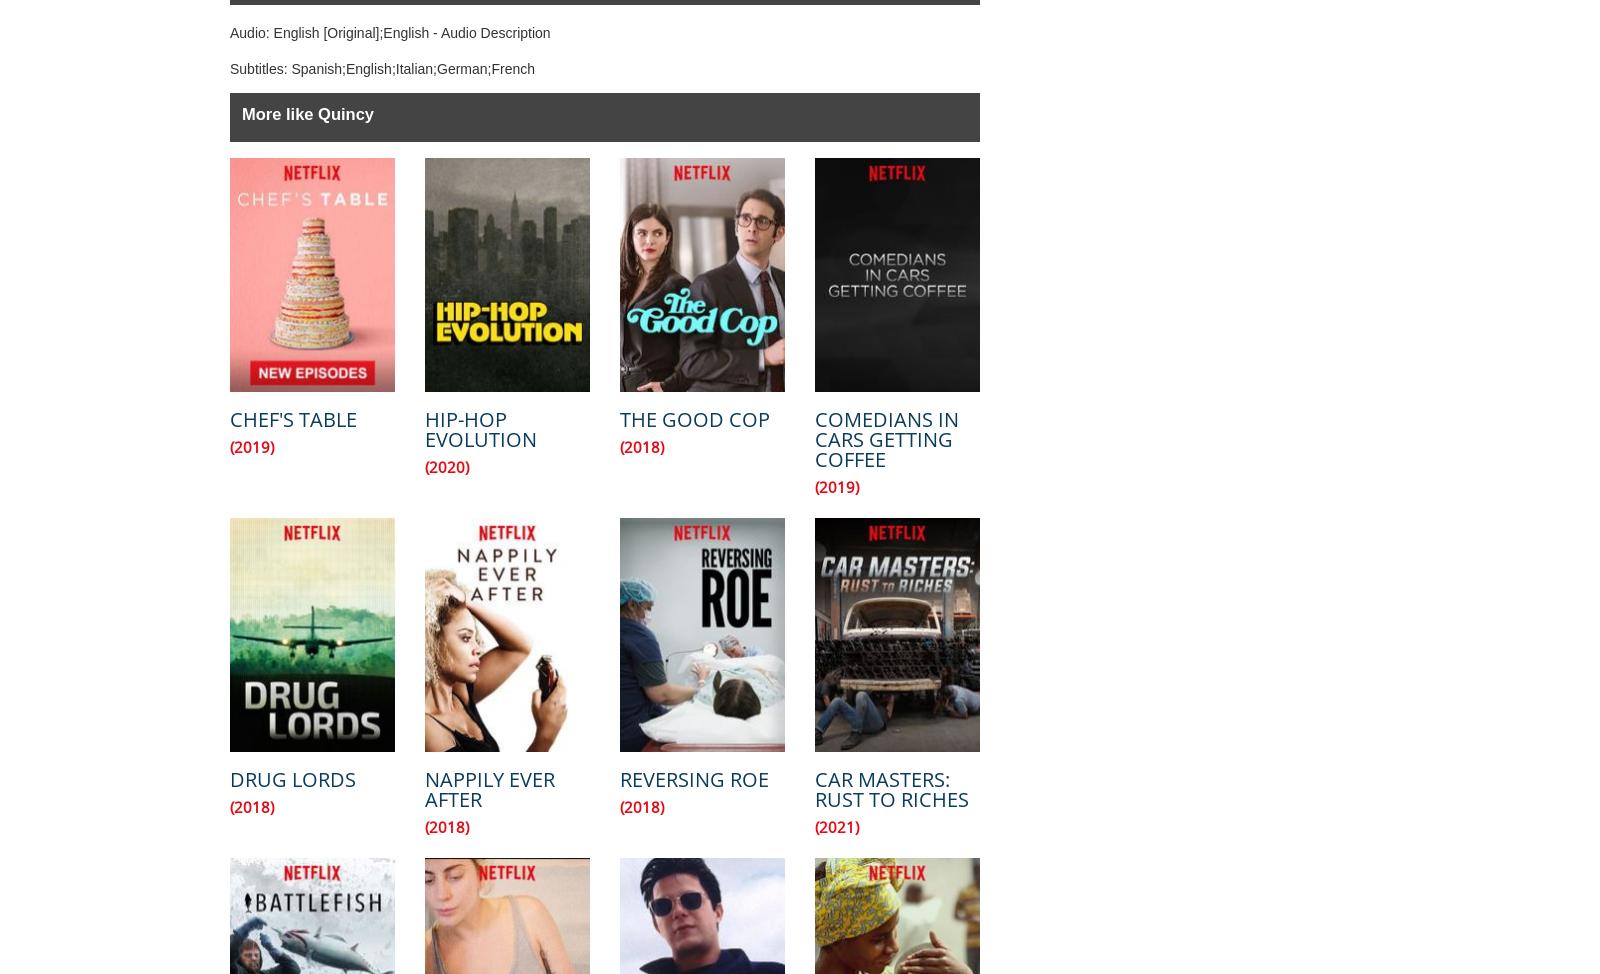 The image size is (1600, 974). I want to click on 'Audio: English [Original];English - Audio Description', so click(389, 33).